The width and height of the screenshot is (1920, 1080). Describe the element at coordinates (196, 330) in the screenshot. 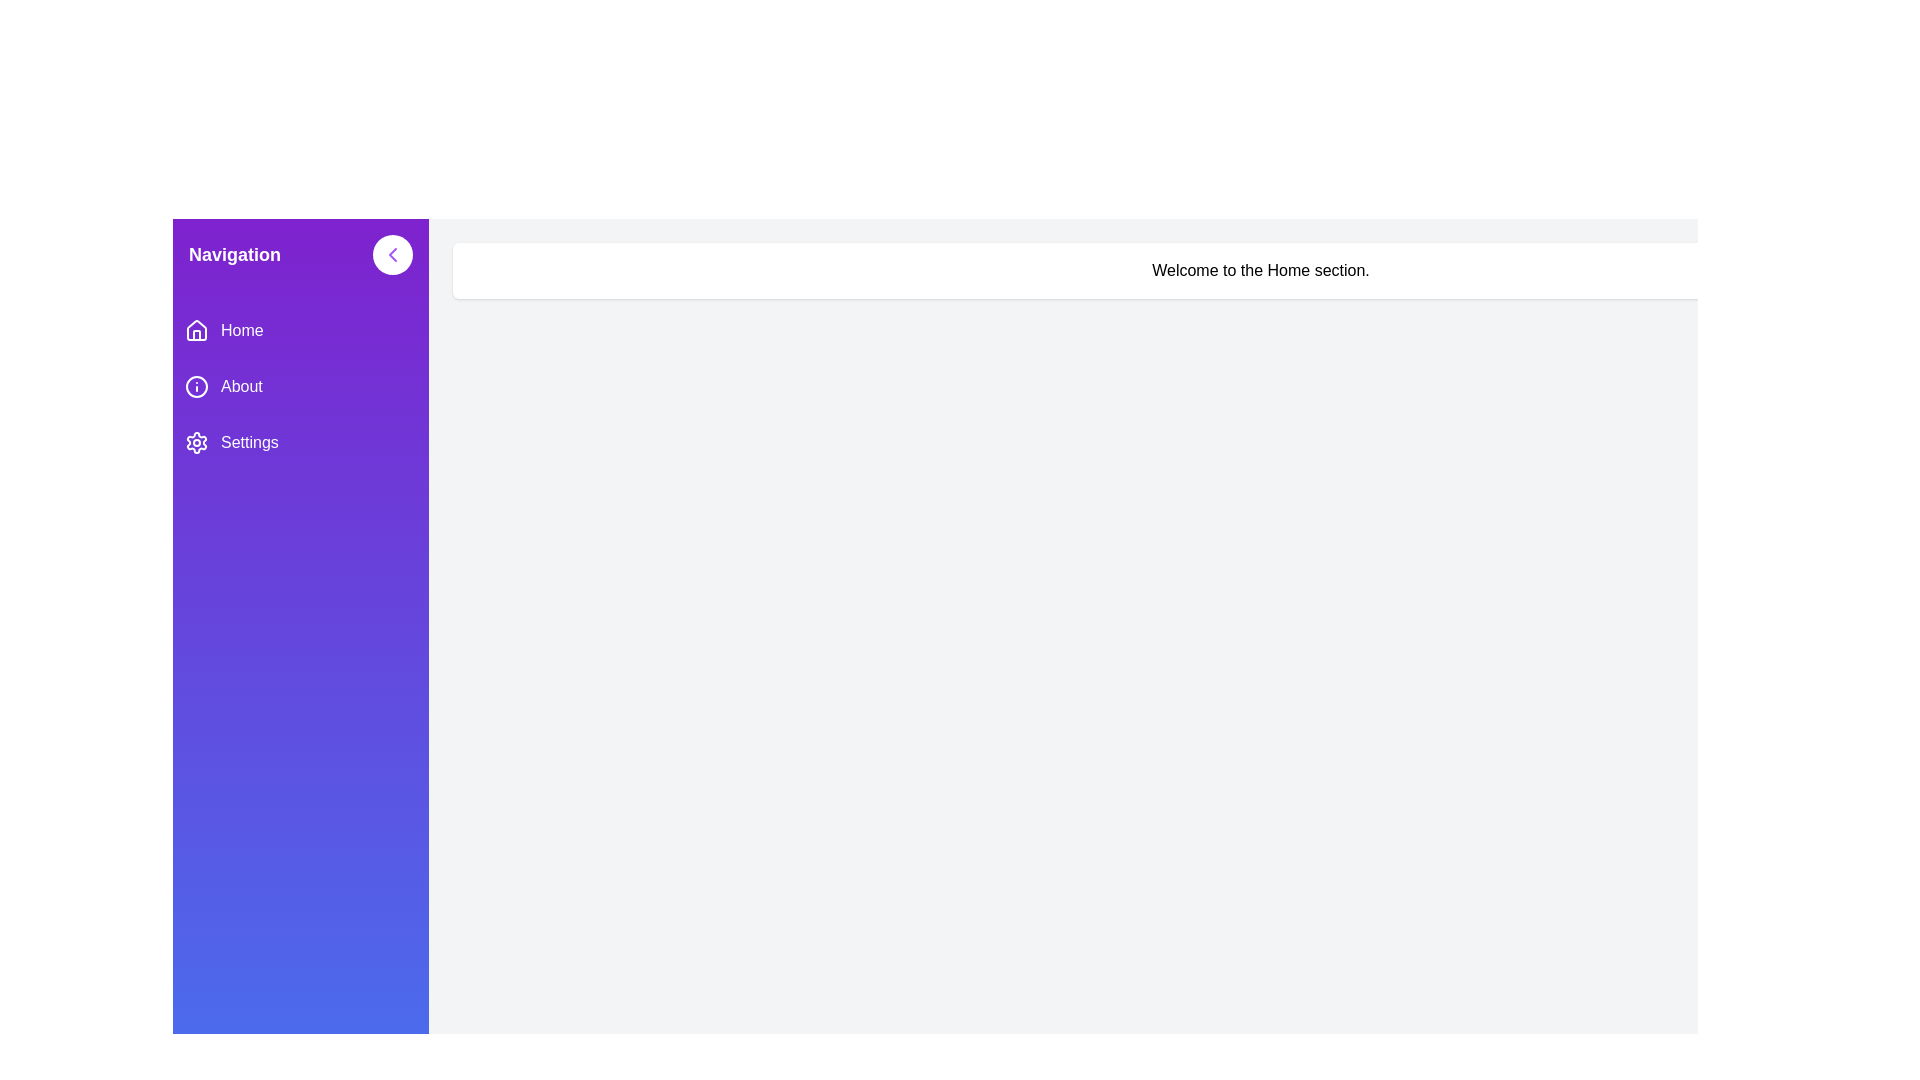

I see `the 'Home' icon located in the first row of the navigation sidebar, positioned to the left of the text label 'Home'` at that location.